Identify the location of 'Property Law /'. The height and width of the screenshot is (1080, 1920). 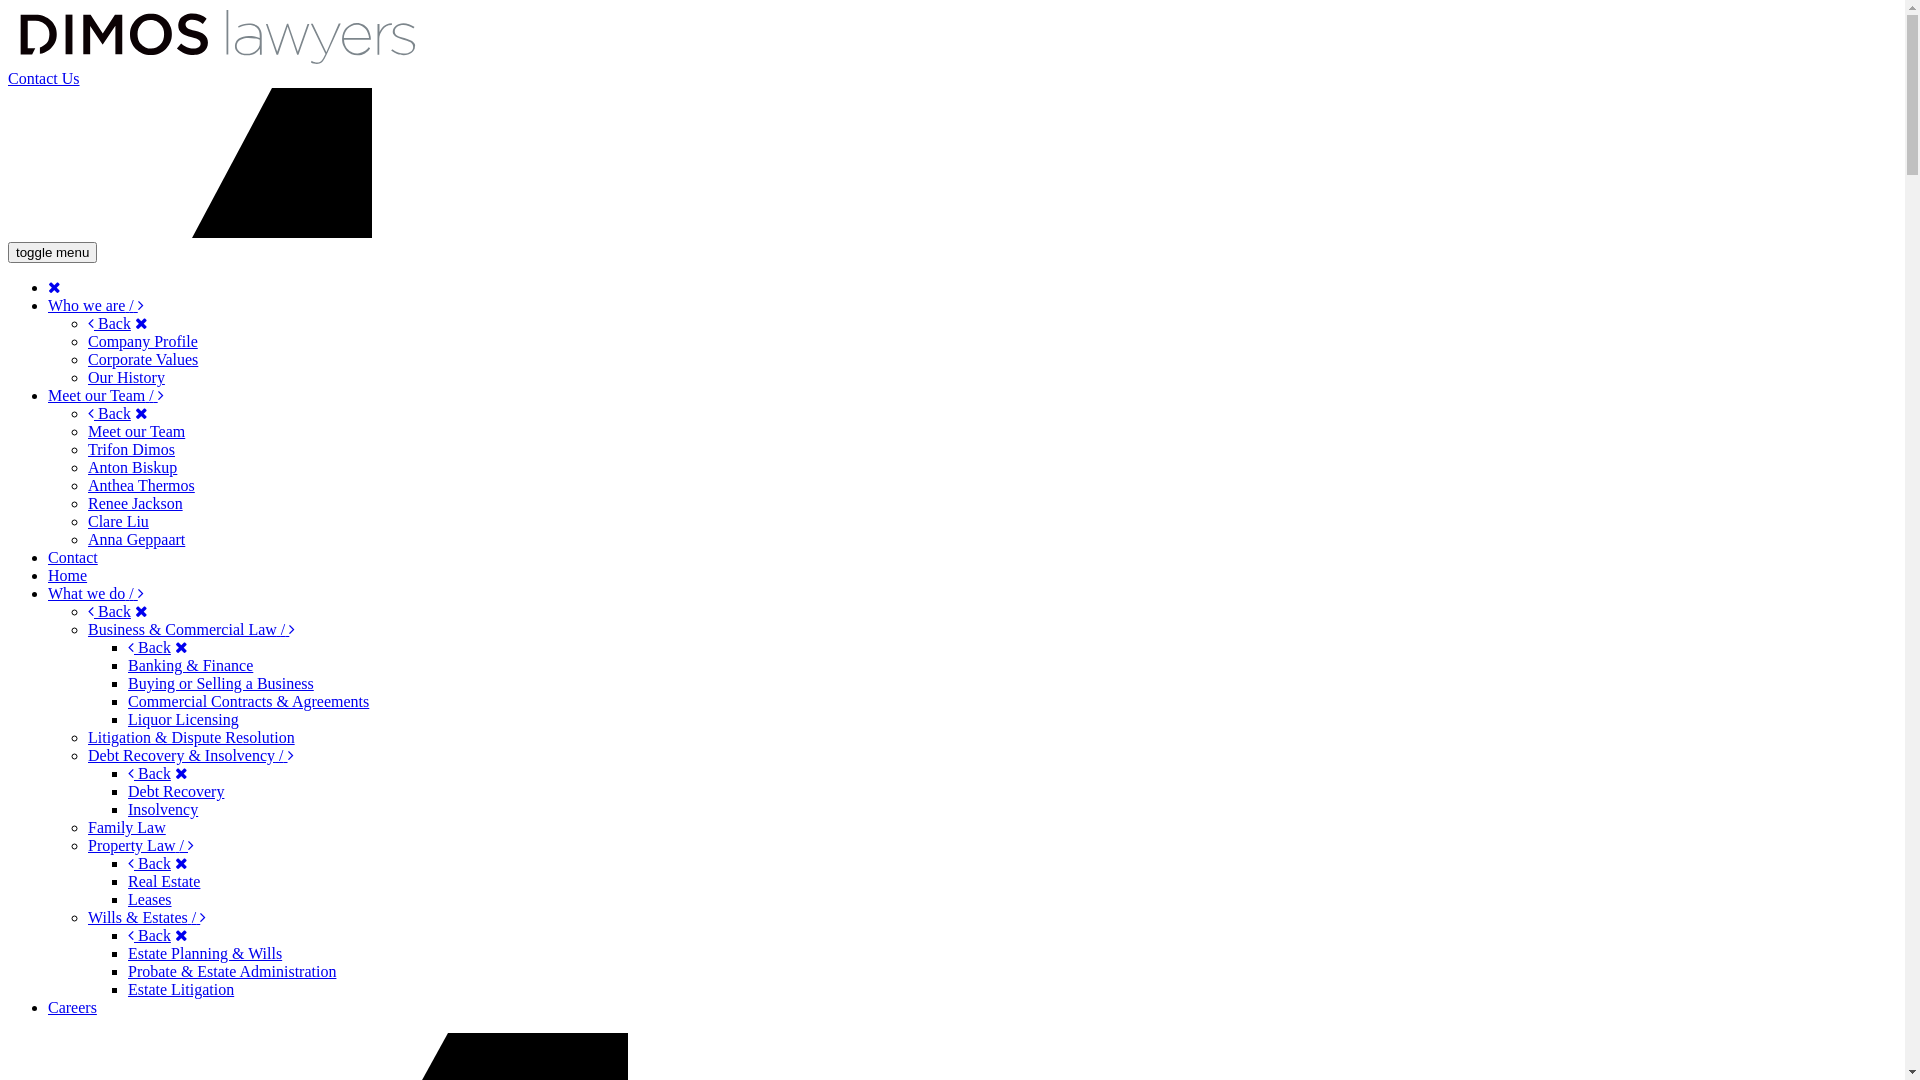
(139, 845).